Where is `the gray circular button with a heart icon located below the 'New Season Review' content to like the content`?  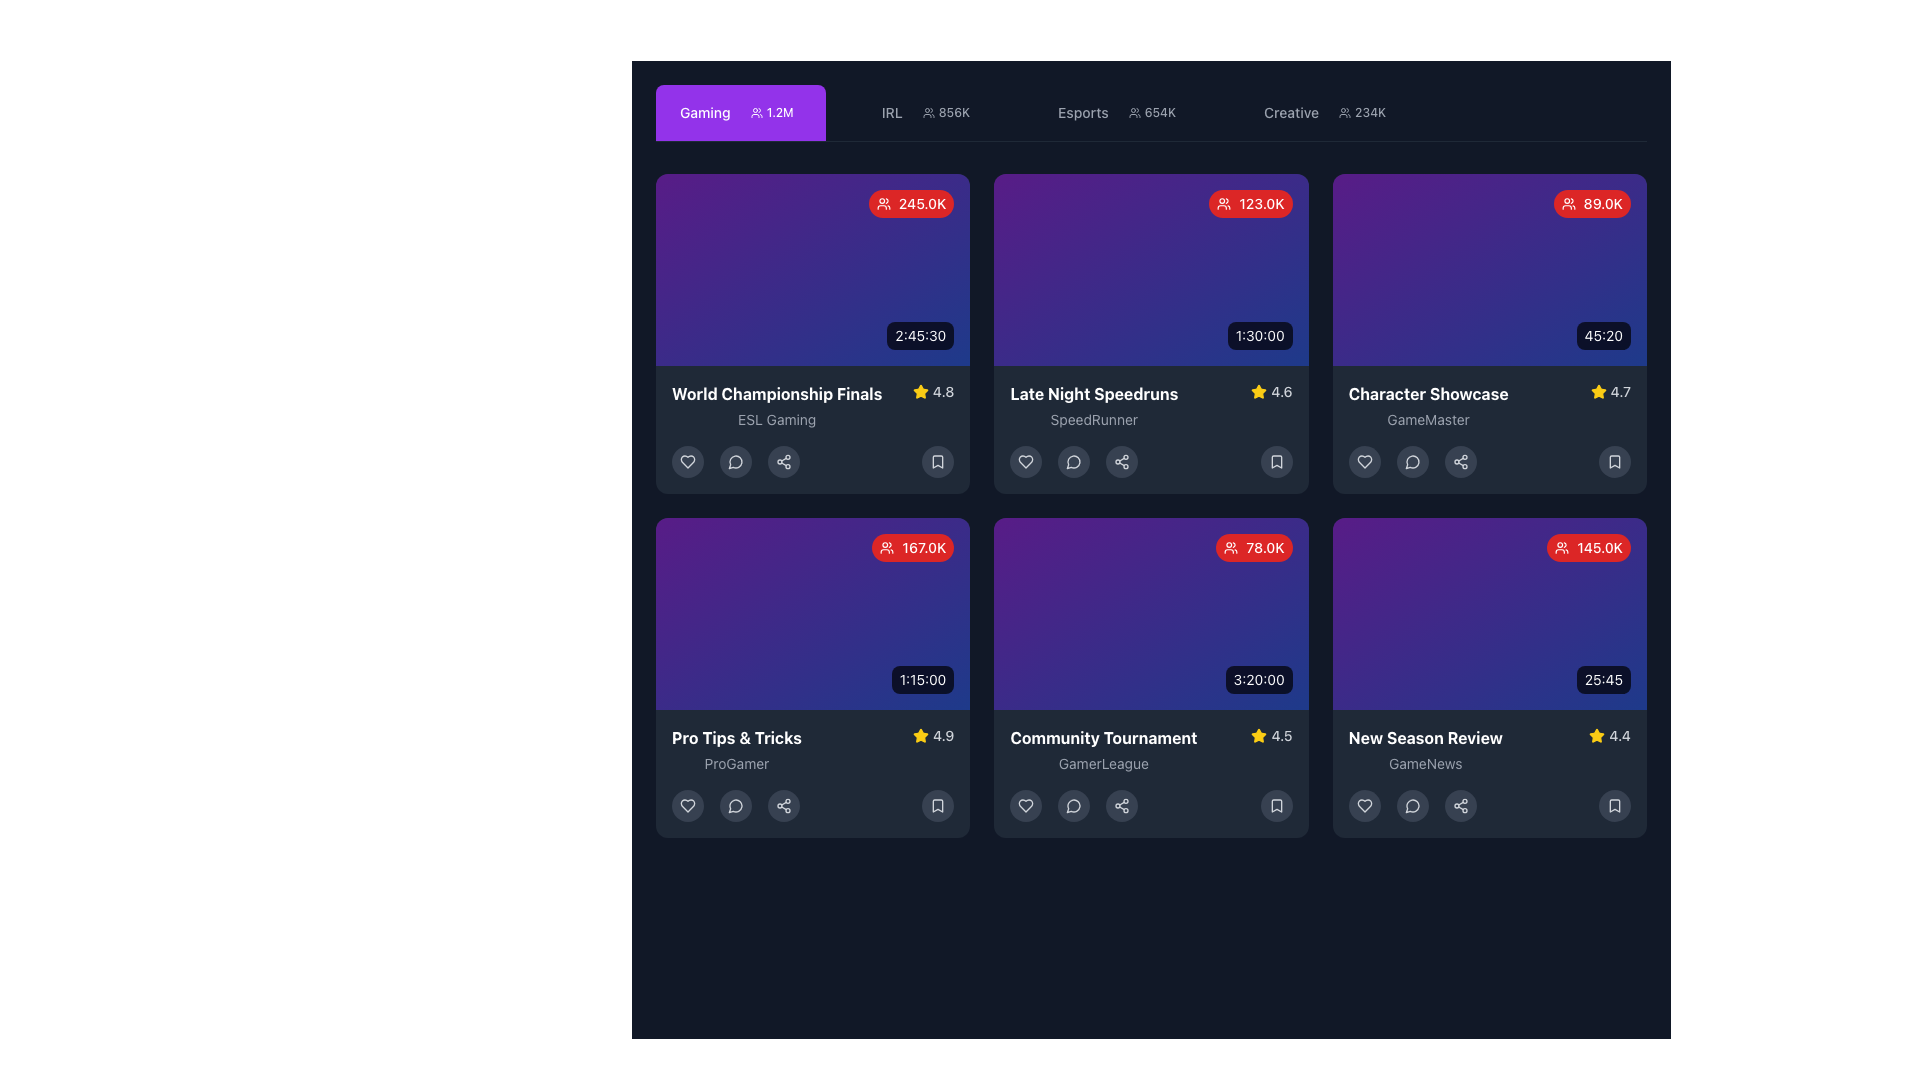
the gray circular button with a heart icon located below the 'New Season Review' content to like the content is located at coordinates (1362, 805).